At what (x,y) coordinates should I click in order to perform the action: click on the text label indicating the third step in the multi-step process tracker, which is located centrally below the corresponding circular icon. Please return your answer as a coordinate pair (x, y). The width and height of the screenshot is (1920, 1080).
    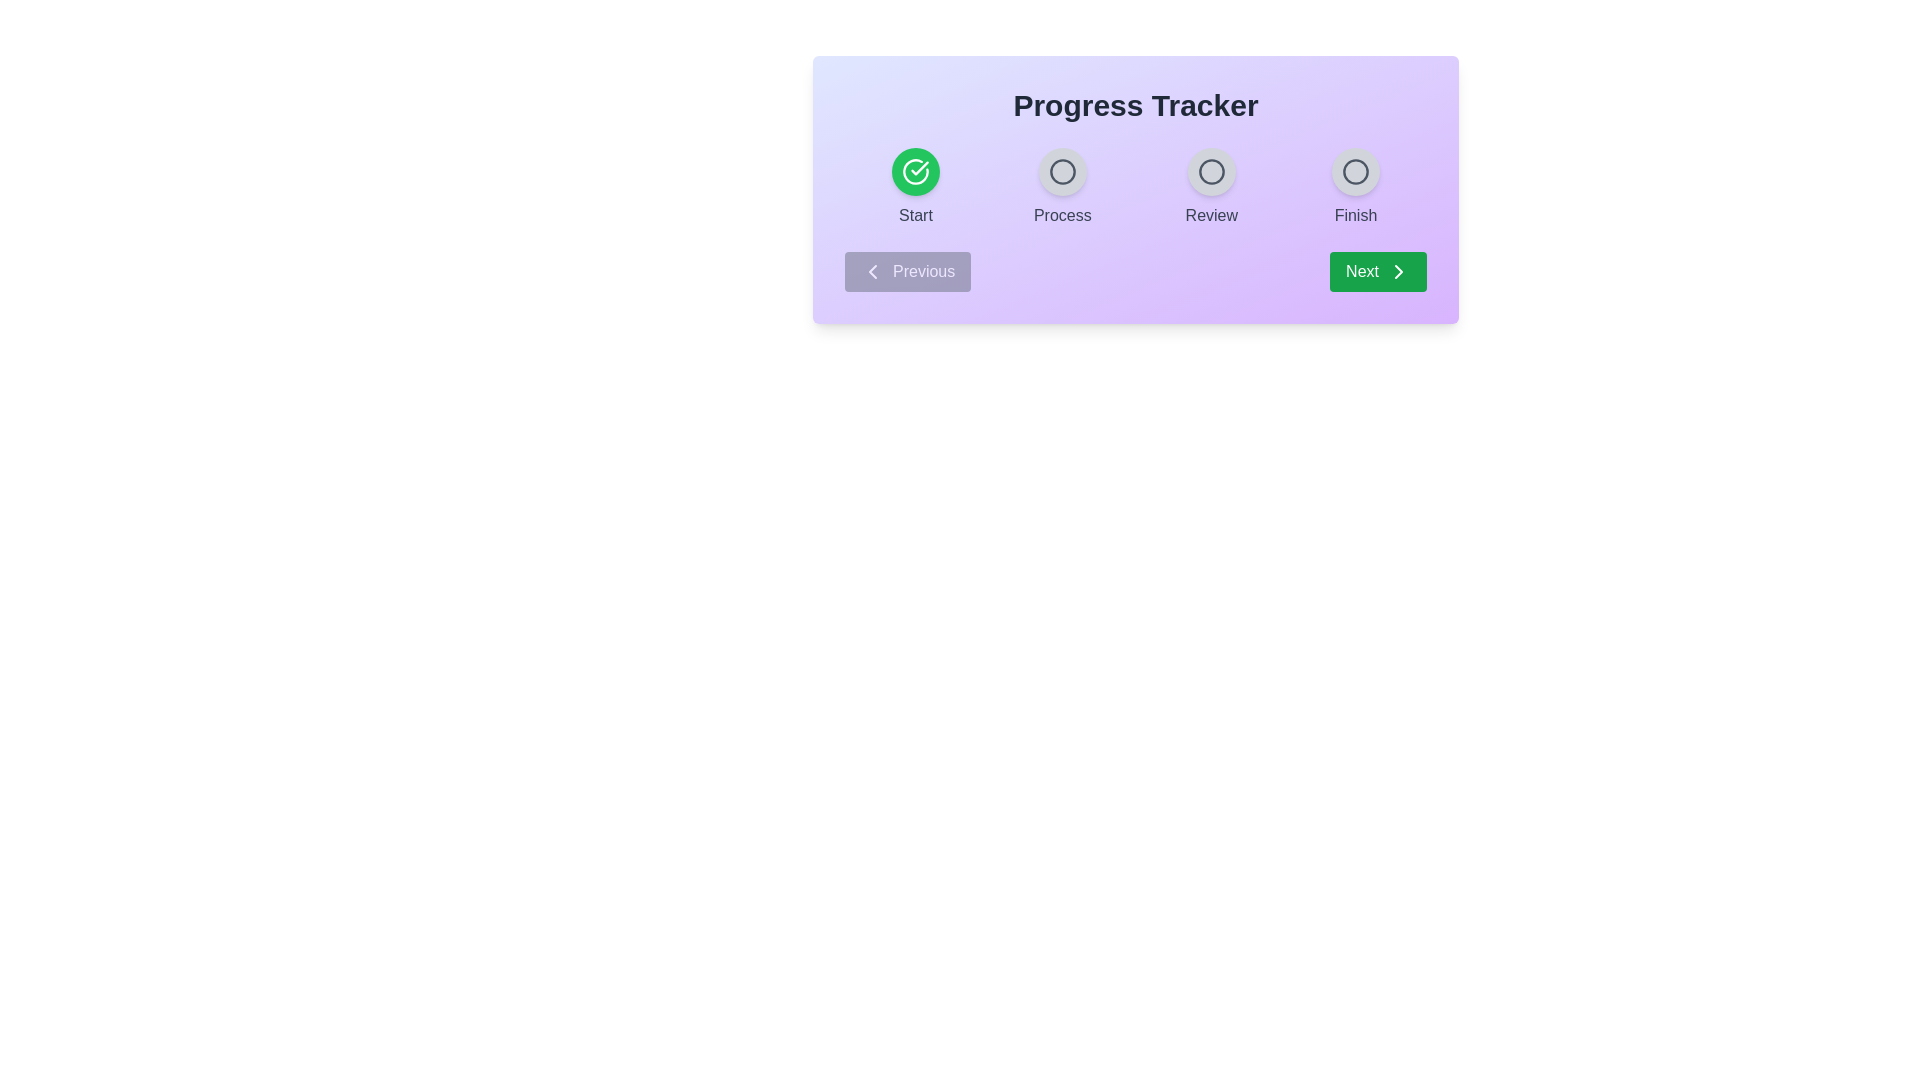
    Looking at the image, I should click on (1210, 216).